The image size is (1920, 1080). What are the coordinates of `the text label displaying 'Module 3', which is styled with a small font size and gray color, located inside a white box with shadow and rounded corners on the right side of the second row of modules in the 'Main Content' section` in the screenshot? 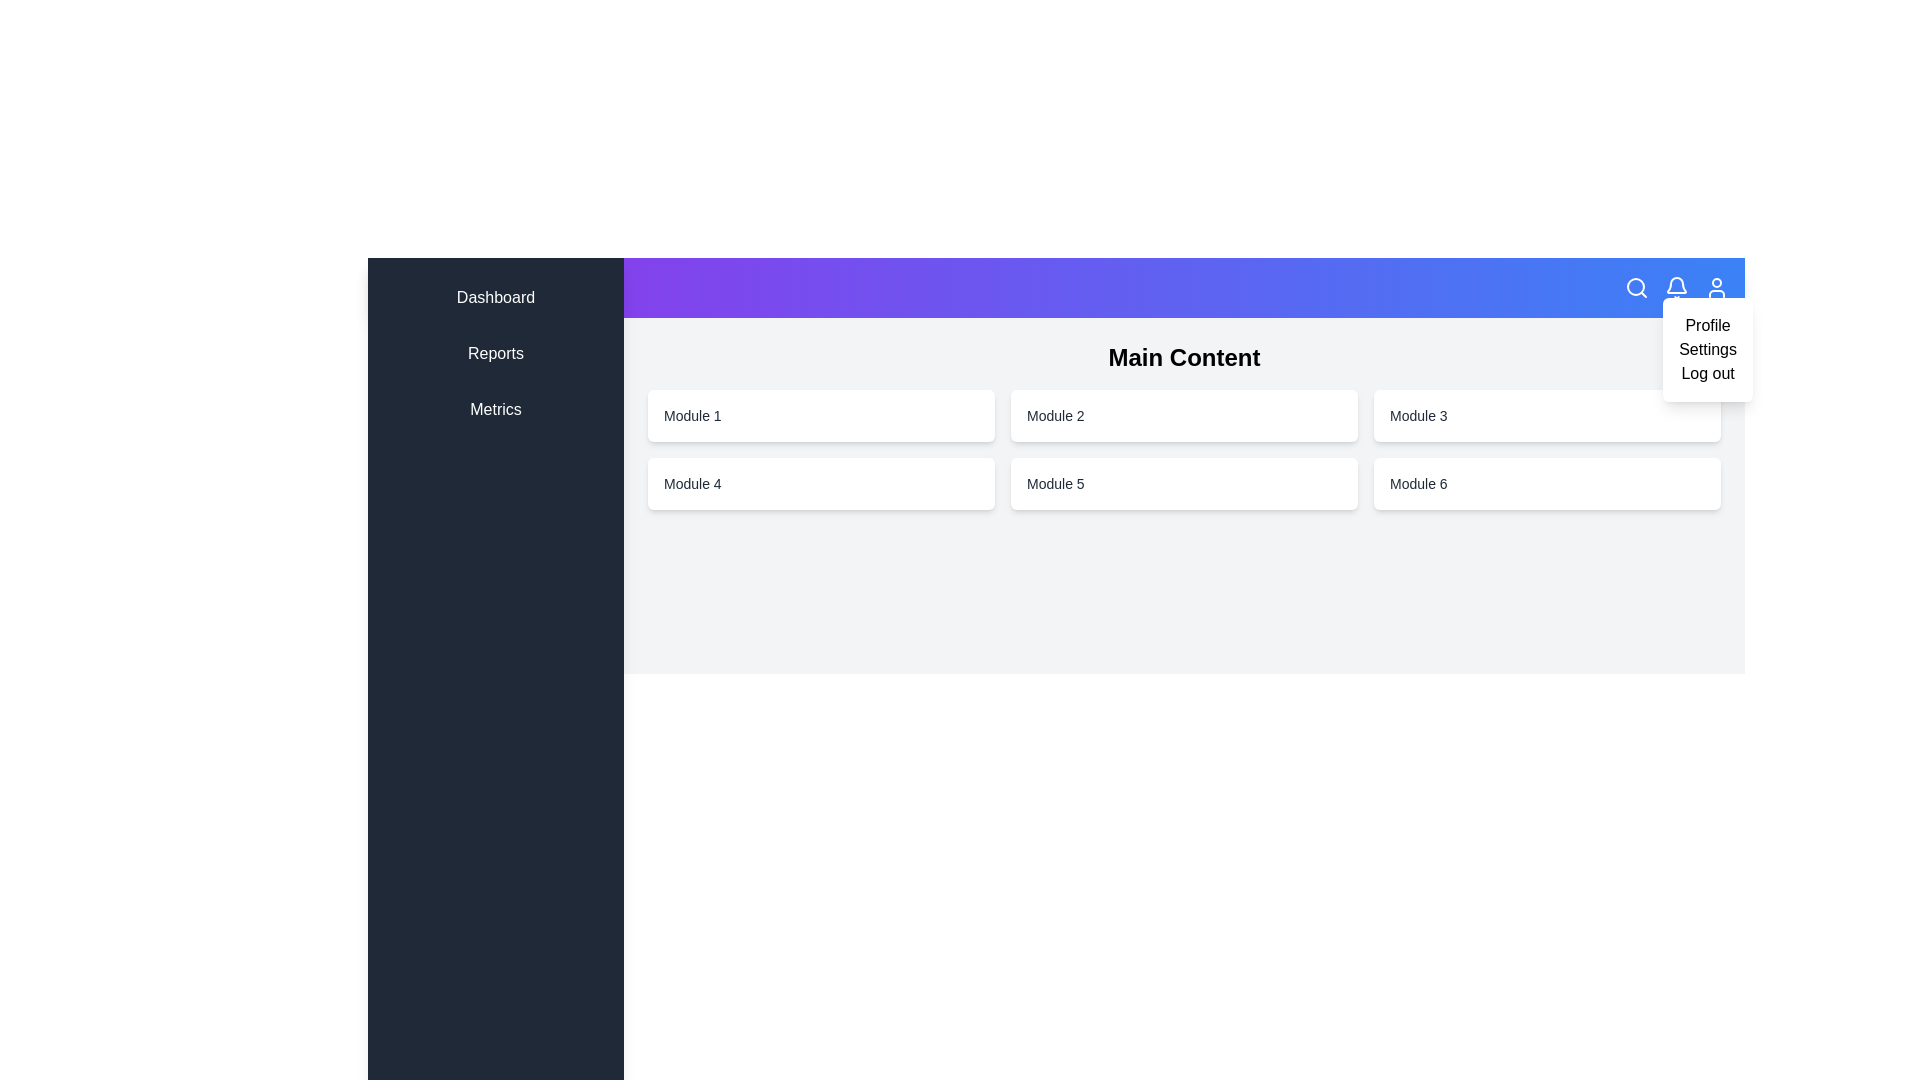 It's located at (1417, 415).